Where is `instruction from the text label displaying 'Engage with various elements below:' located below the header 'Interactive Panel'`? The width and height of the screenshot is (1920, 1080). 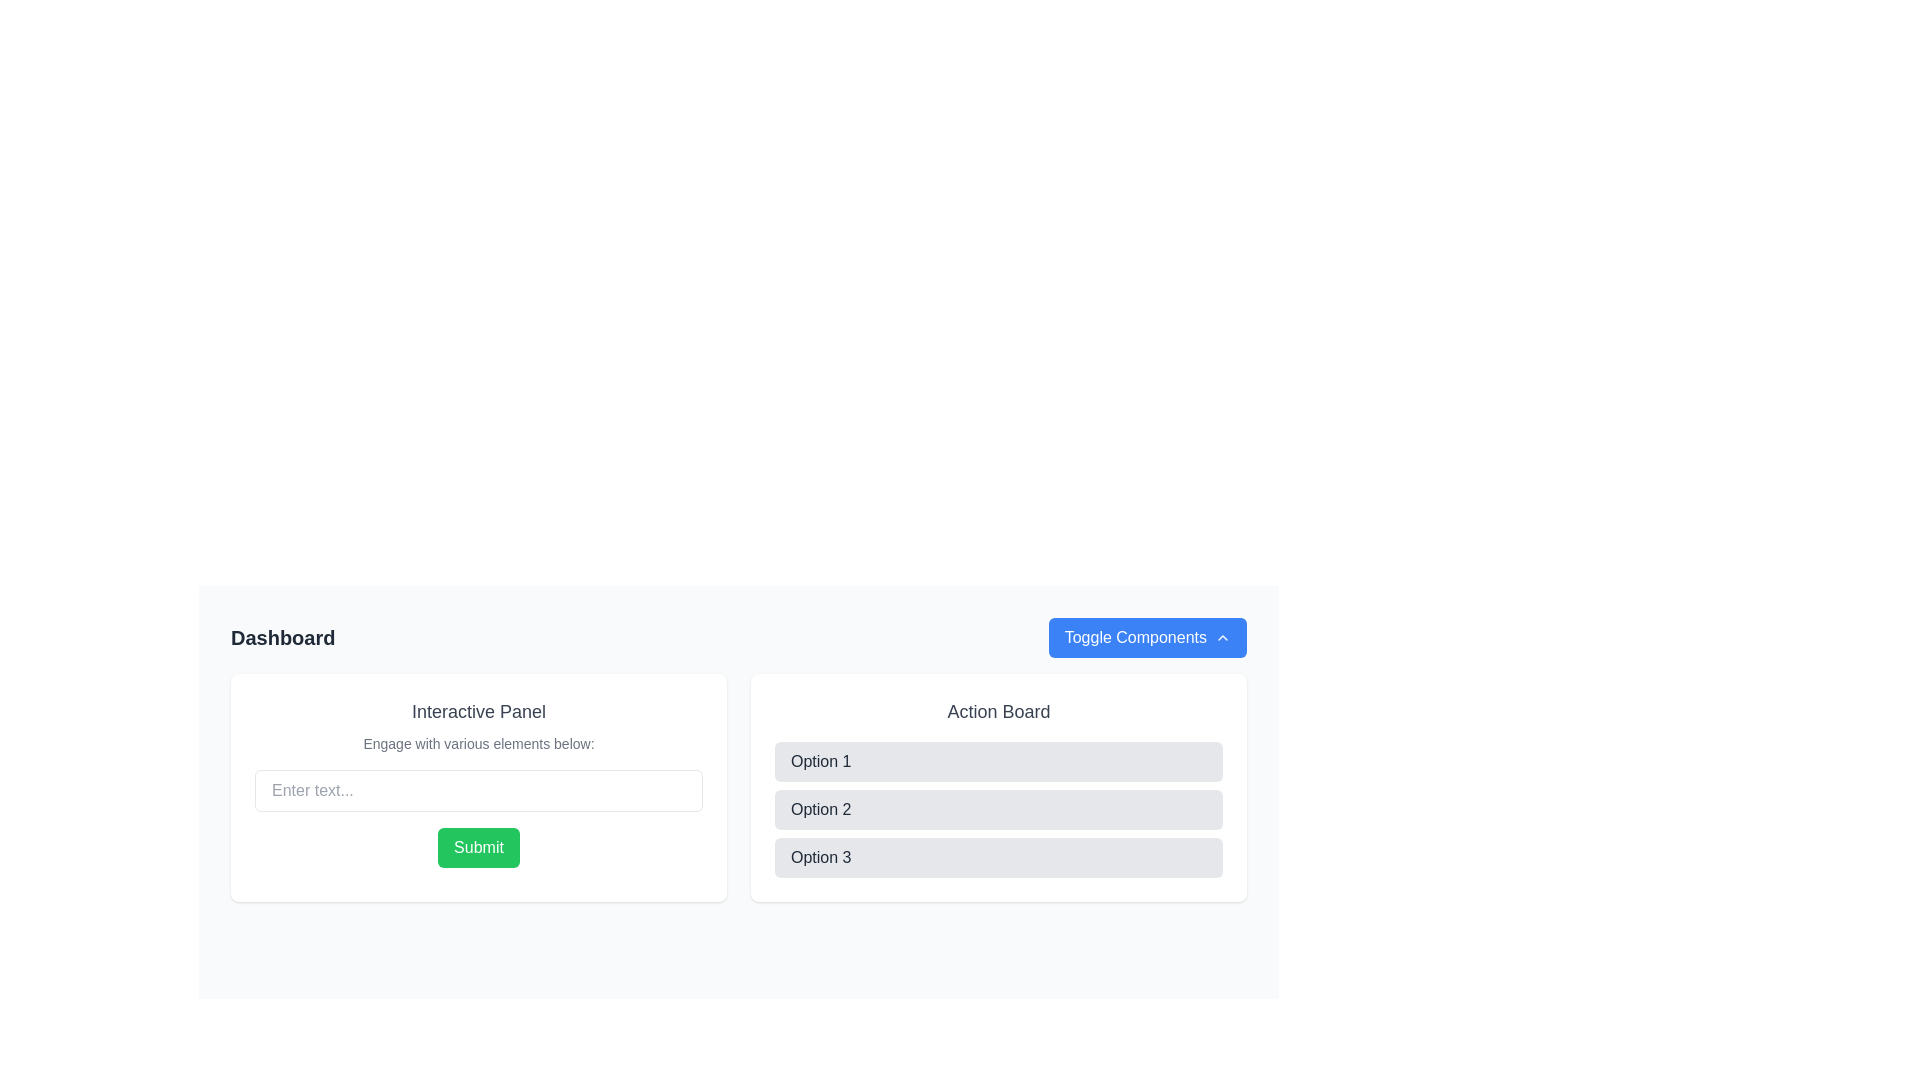 instruction from the text label displaying 'Engage with various elements below:' located below the header 'Interactive Panel' is located at coordinates (478, 744).